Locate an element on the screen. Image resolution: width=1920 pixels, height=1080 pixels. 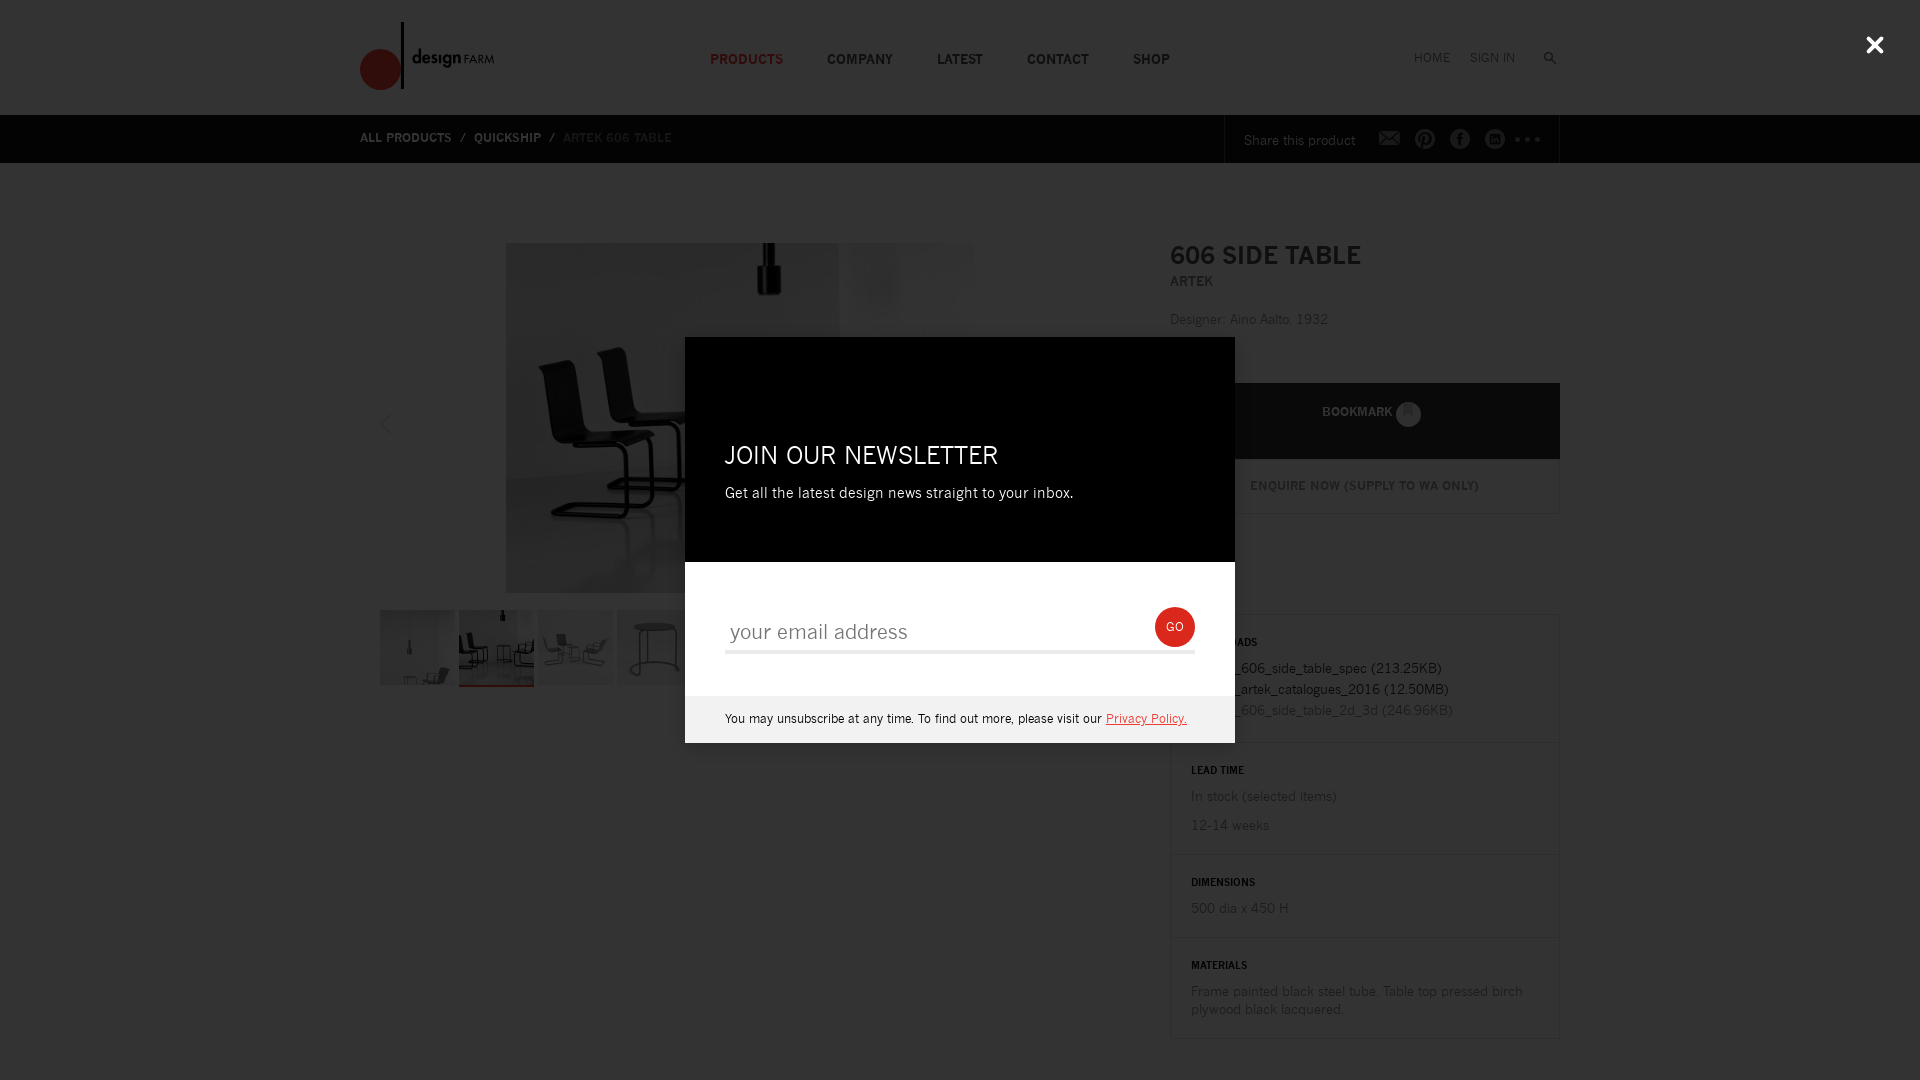
'SHOP' is located at coordinates (1109, 49).